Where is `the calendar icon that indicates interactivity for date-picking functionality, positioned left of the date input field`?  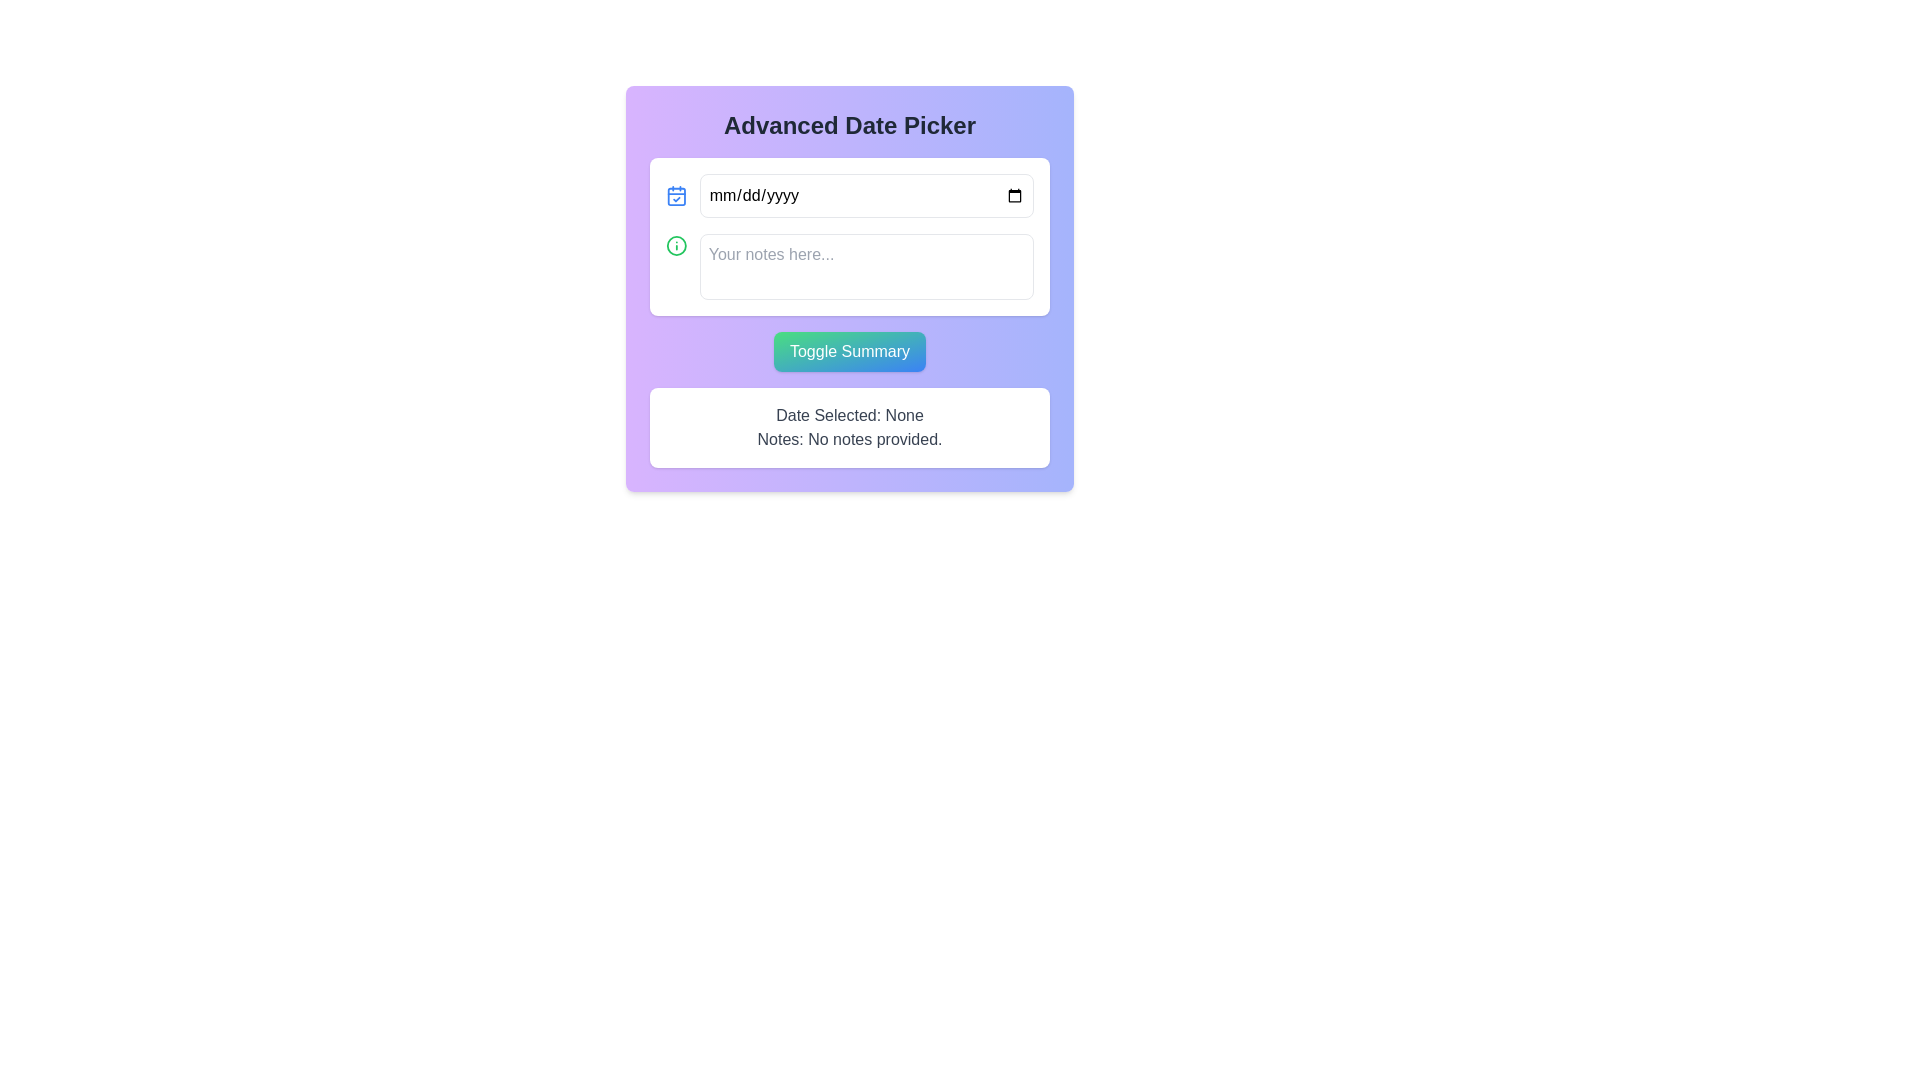
the calendar icon that indicates interactivity for date-picking functionality, positioned left of the date input field is located at coordinates (676, 196).